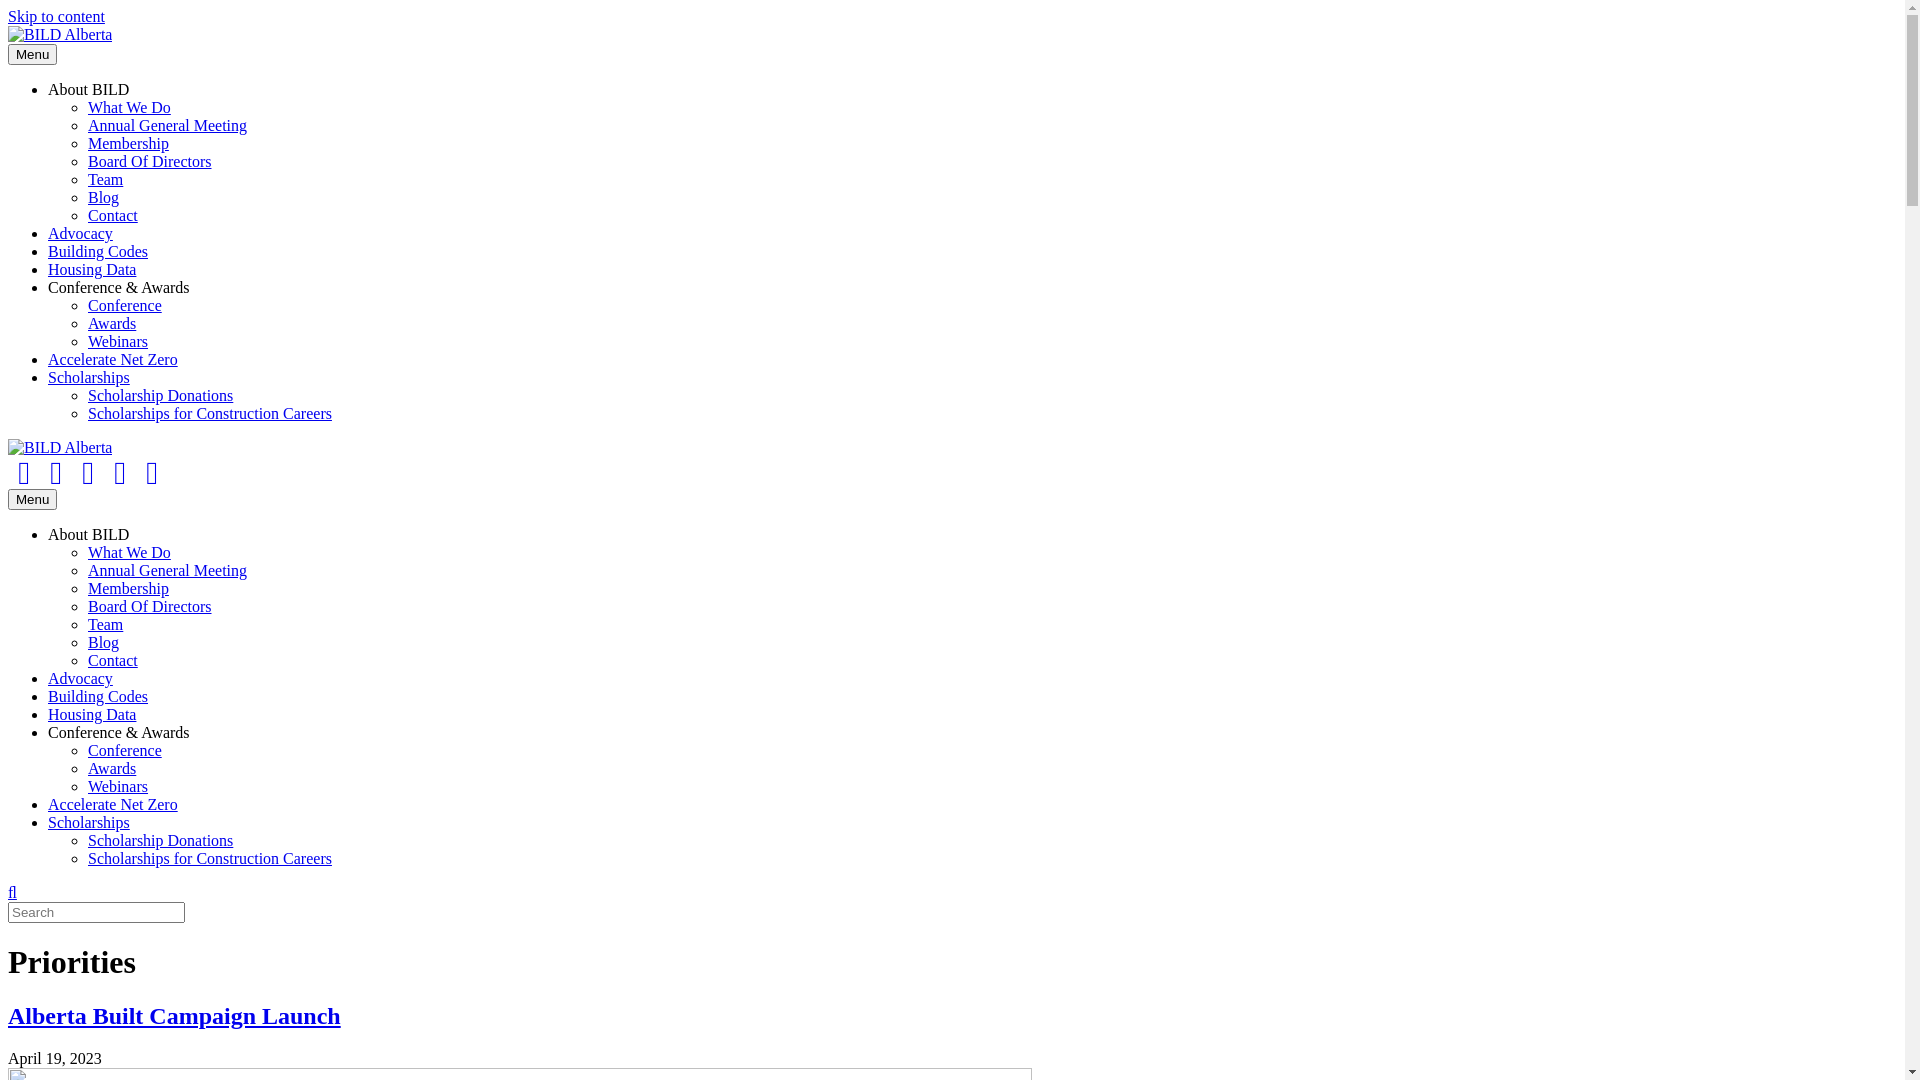 This screenshot has height=1080, width=1920. Describe the element at coordinates (102, 642) in the screenshot. I see `'Blog'` at that location.